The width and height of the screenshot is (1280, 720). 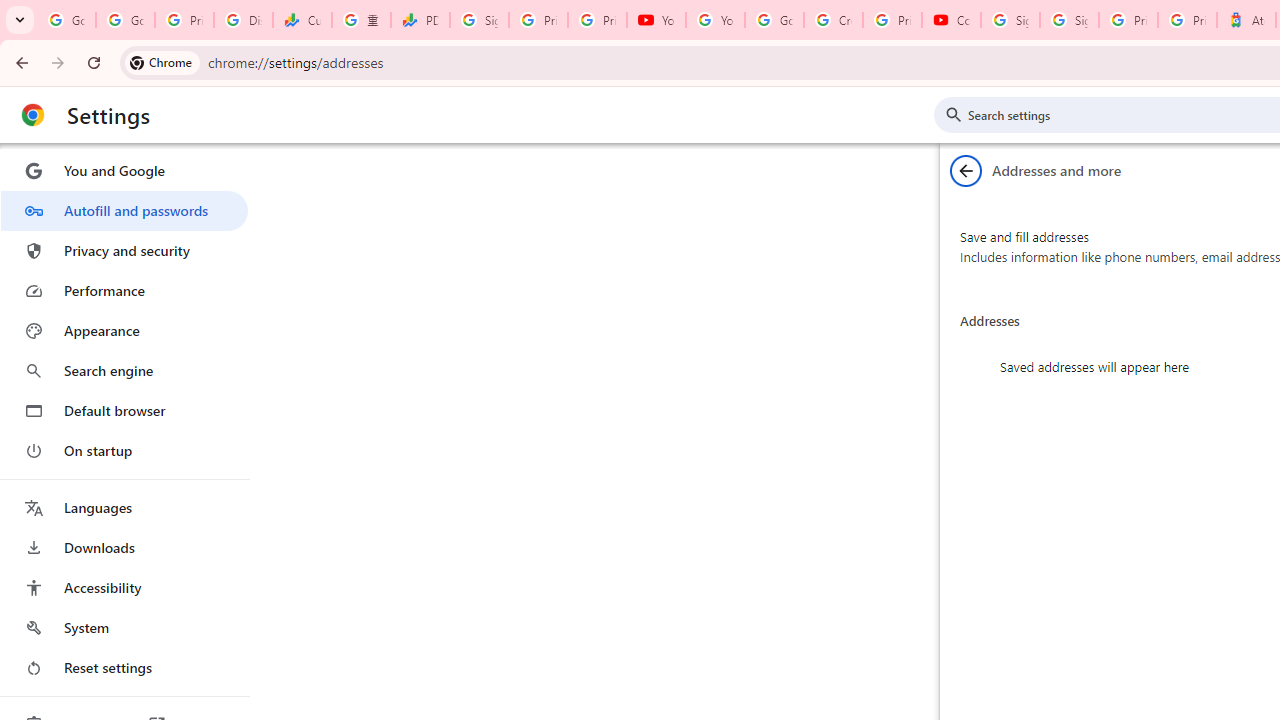 What do you see at coordinates (123, 371) in the screenshot?
I see `'Search engine'` at bounding box center [123, 371].